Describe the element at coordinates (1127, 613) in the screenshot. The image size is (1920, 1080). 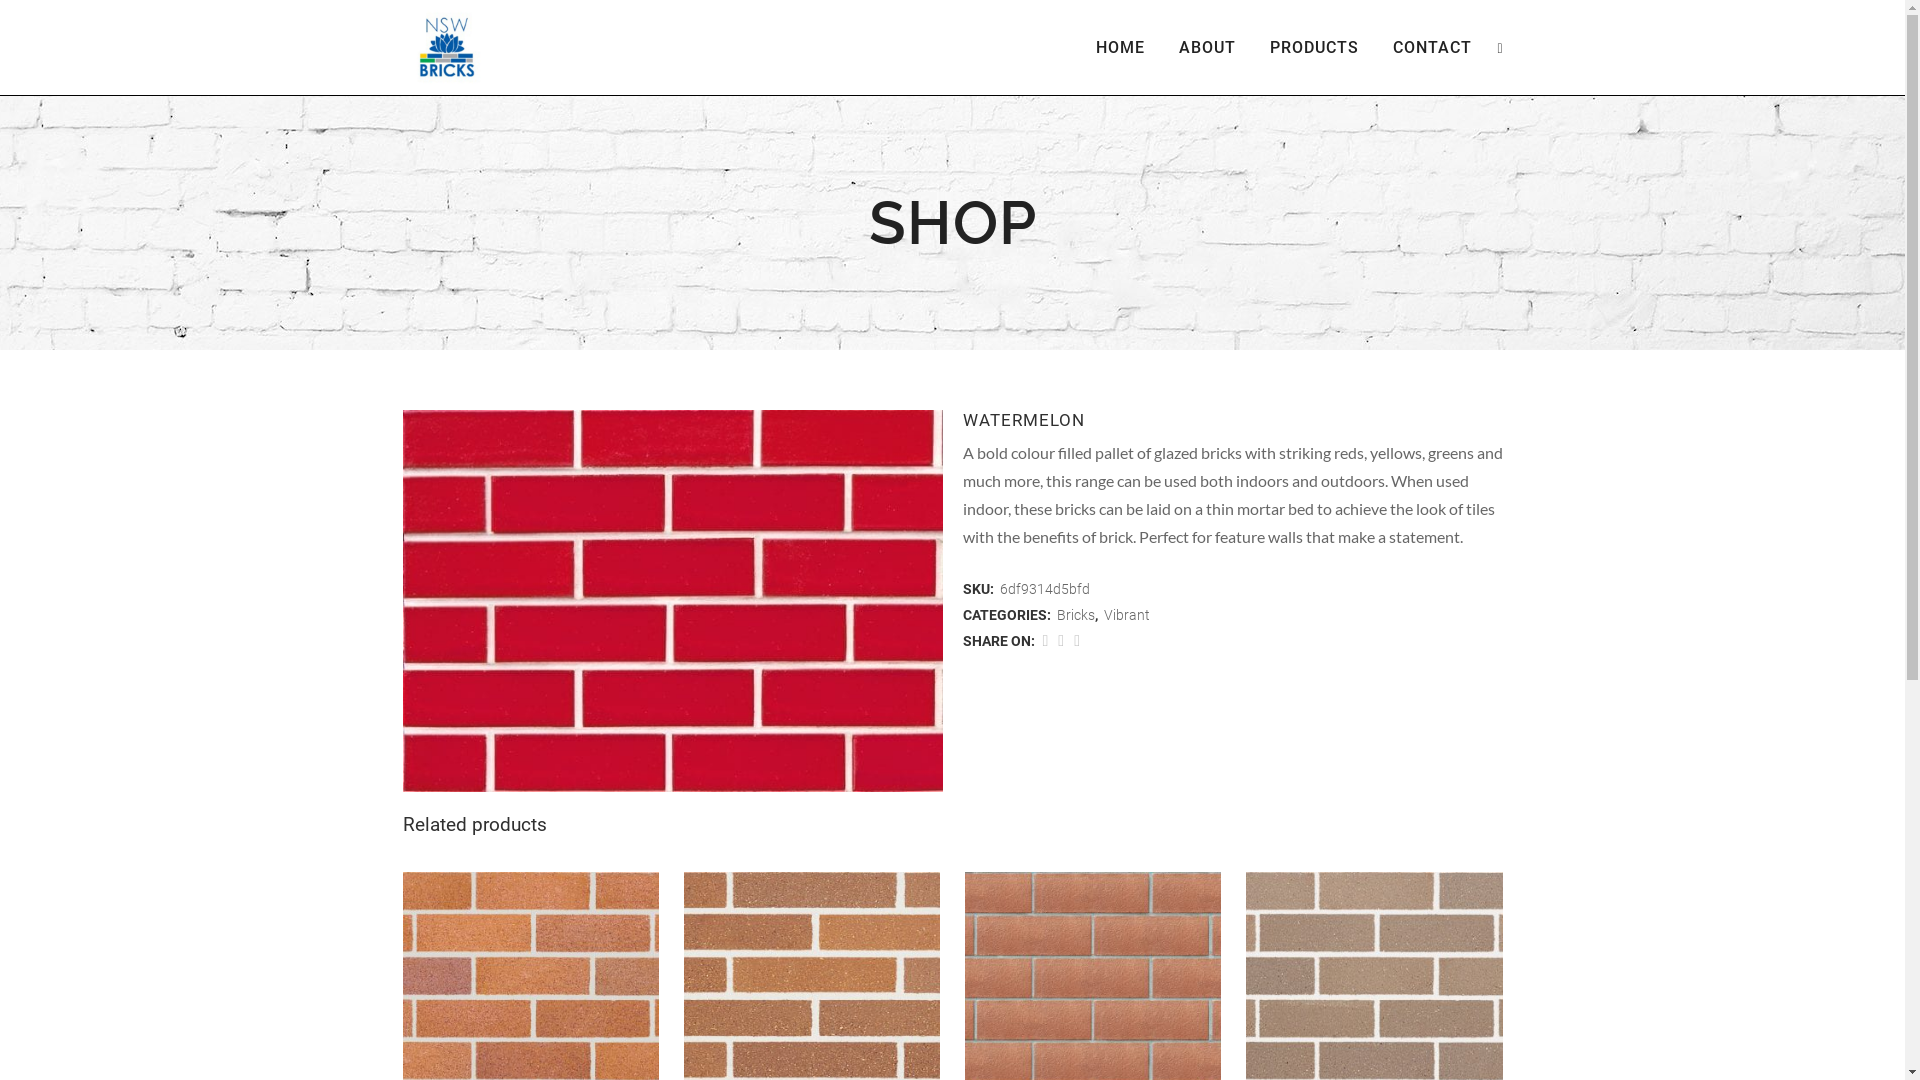
I see `'Vibrant'` at that location.